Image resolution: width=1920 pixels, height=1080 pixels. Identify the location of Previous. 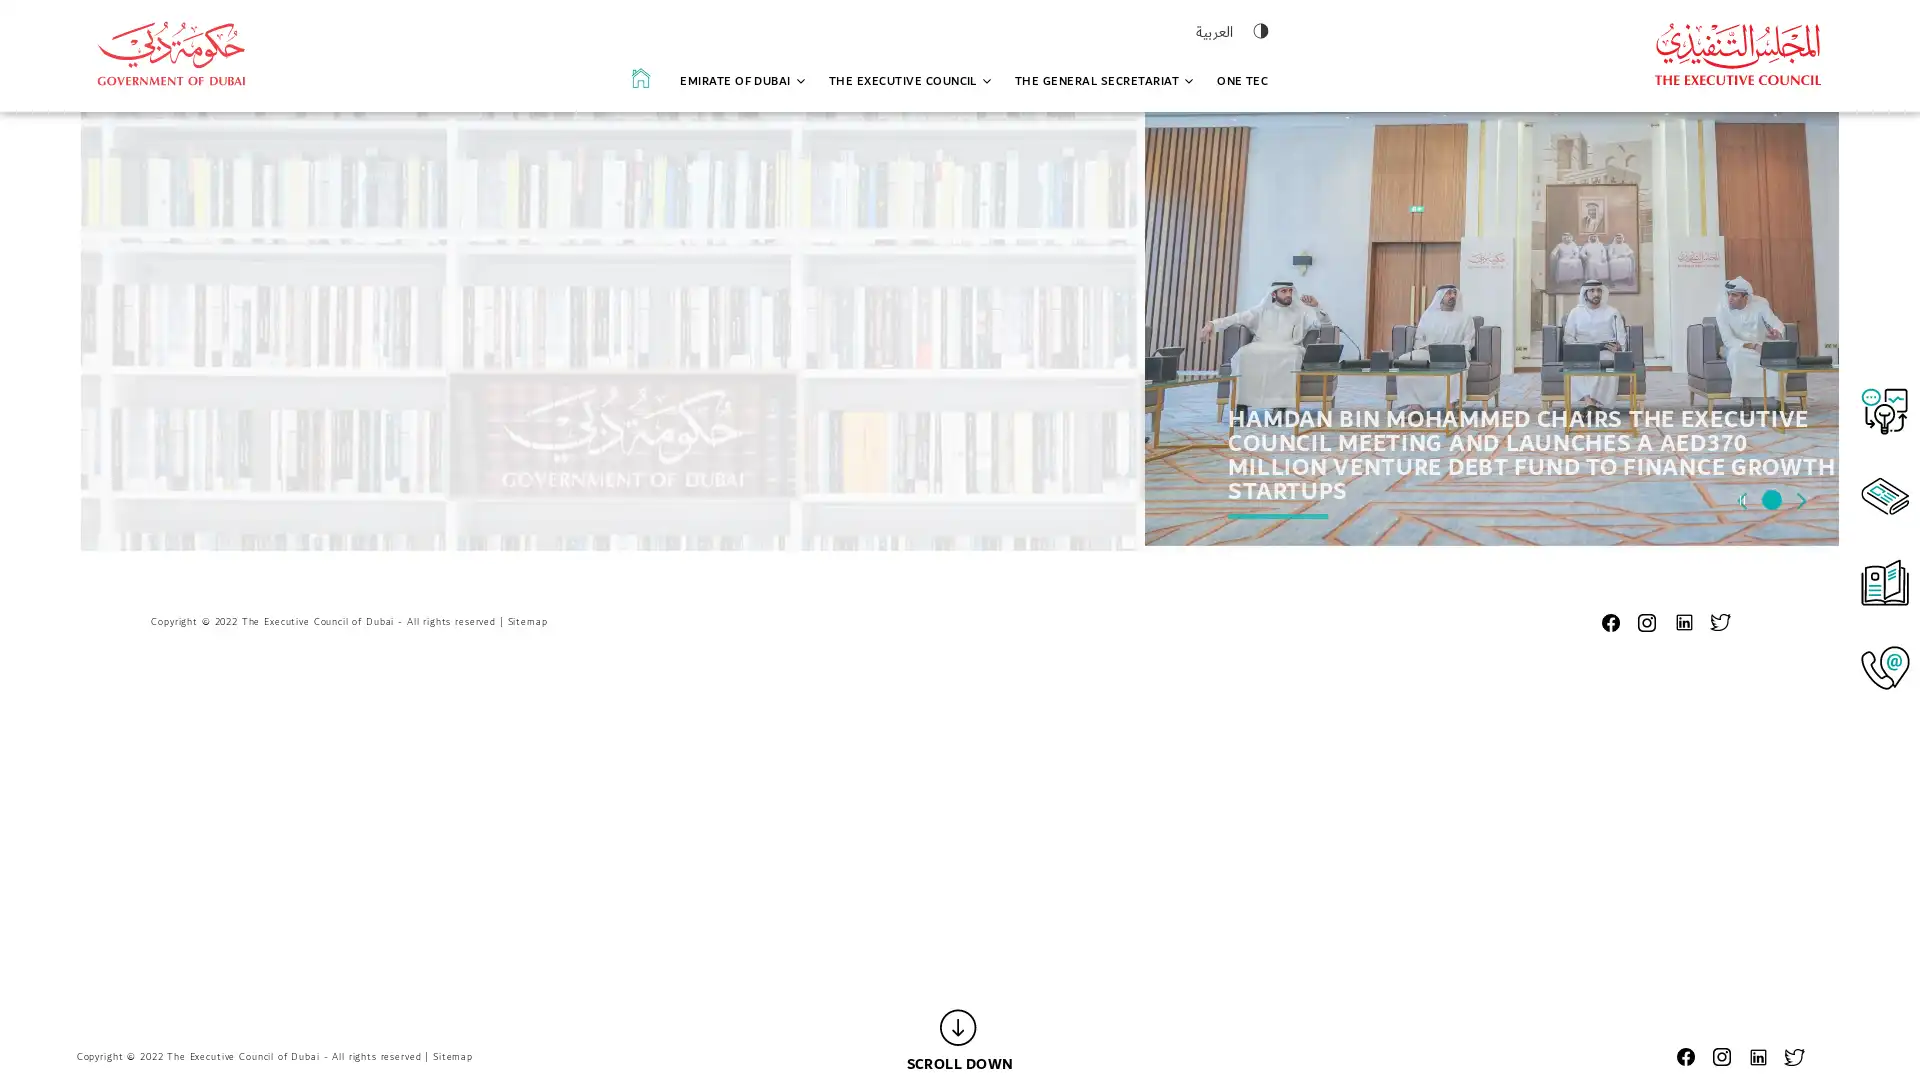
(1741, 978).